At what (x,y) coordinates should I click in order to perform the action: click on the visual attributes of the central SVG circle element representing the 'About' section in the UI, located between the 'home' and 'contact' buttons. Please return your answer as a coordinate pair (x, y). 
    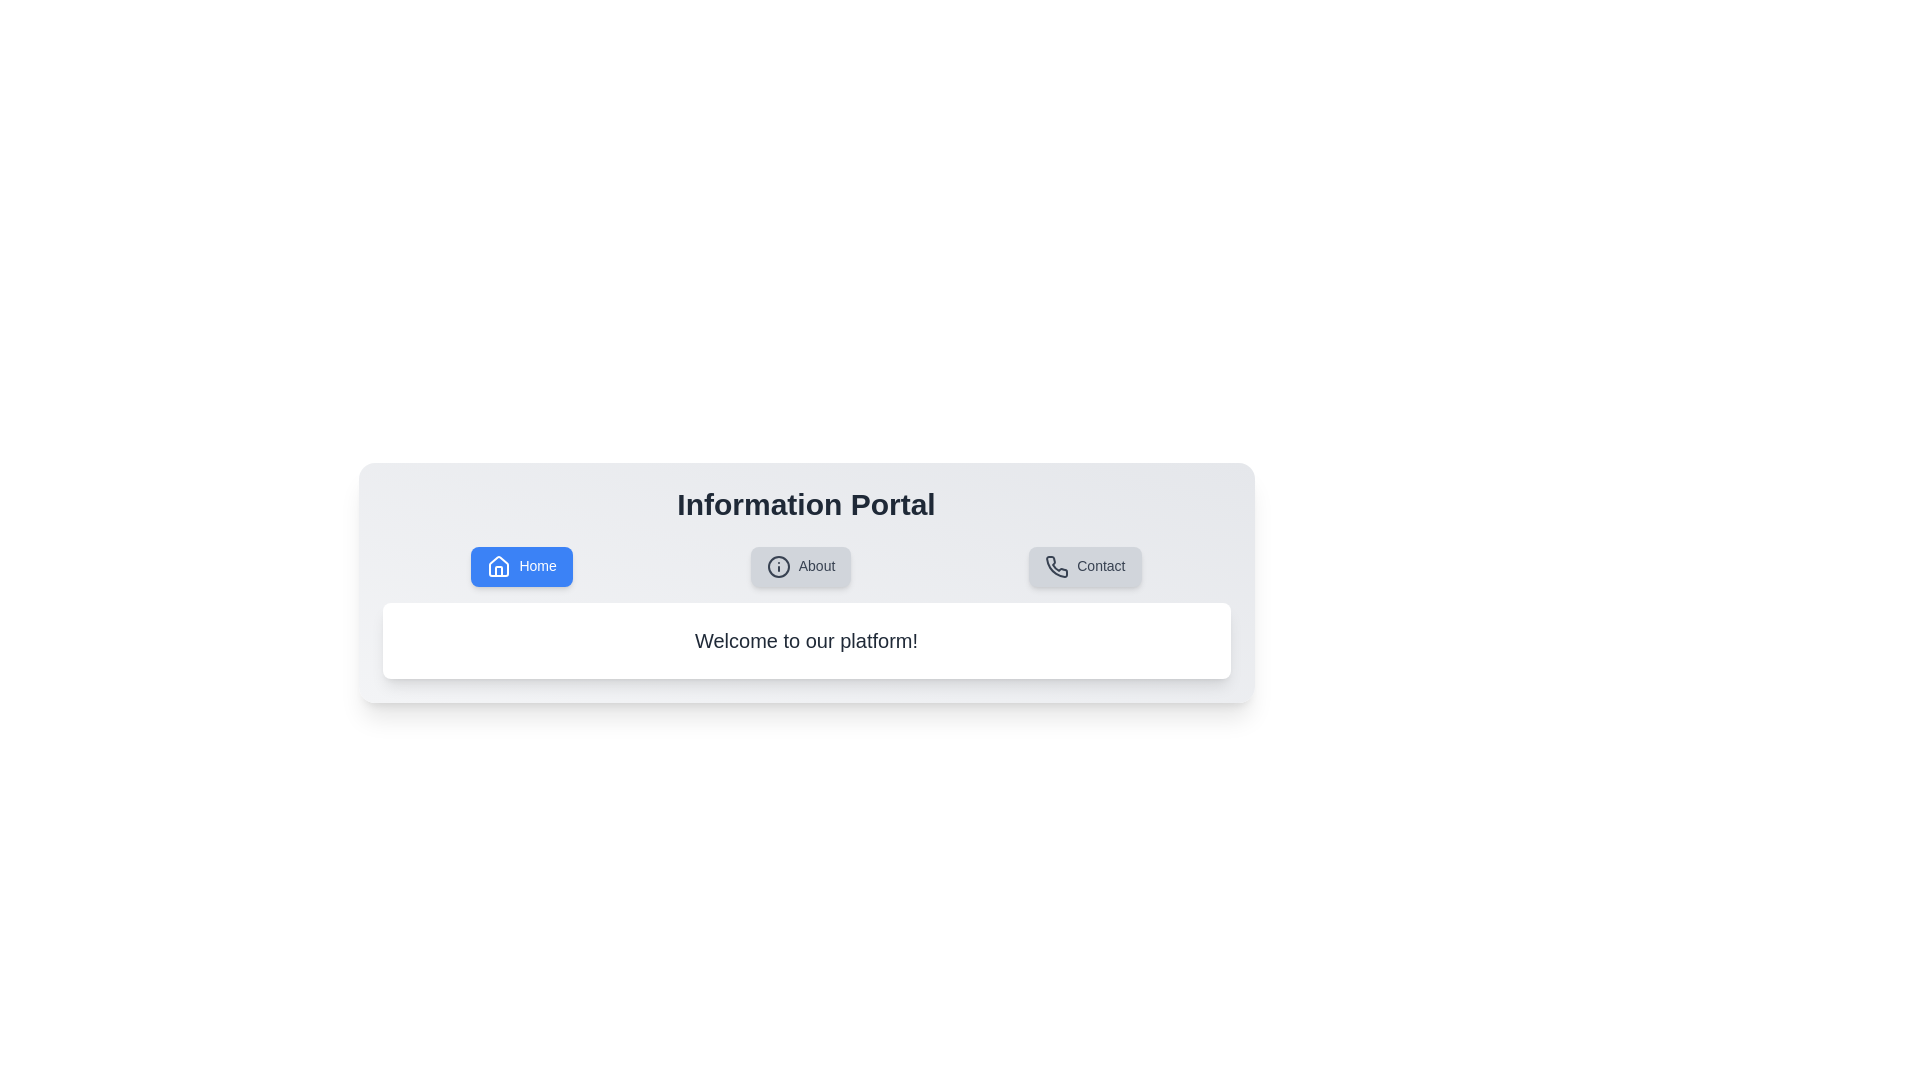
    Looking at the image, I should click on (777, 567).